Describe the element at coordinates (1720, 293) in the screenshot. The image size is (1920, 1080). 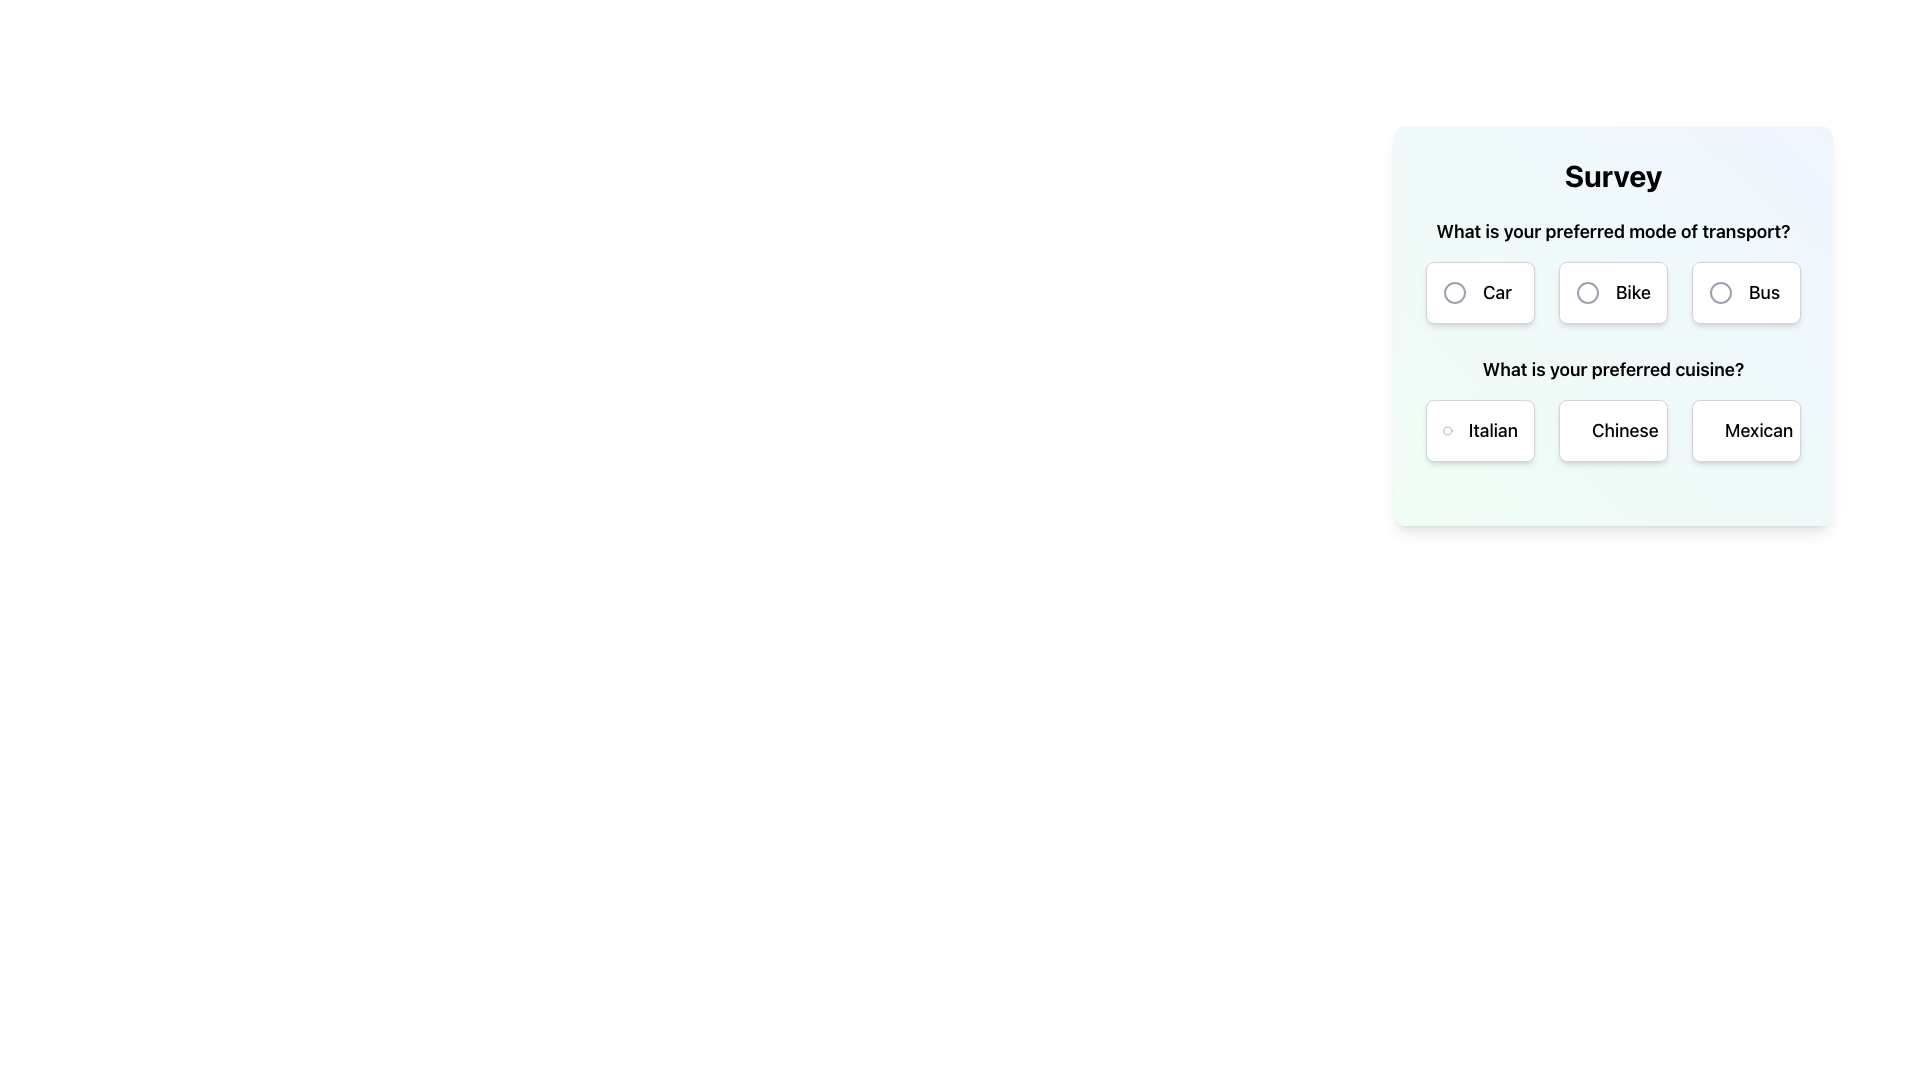
I see `the radio button for 'Bus'` at that location.